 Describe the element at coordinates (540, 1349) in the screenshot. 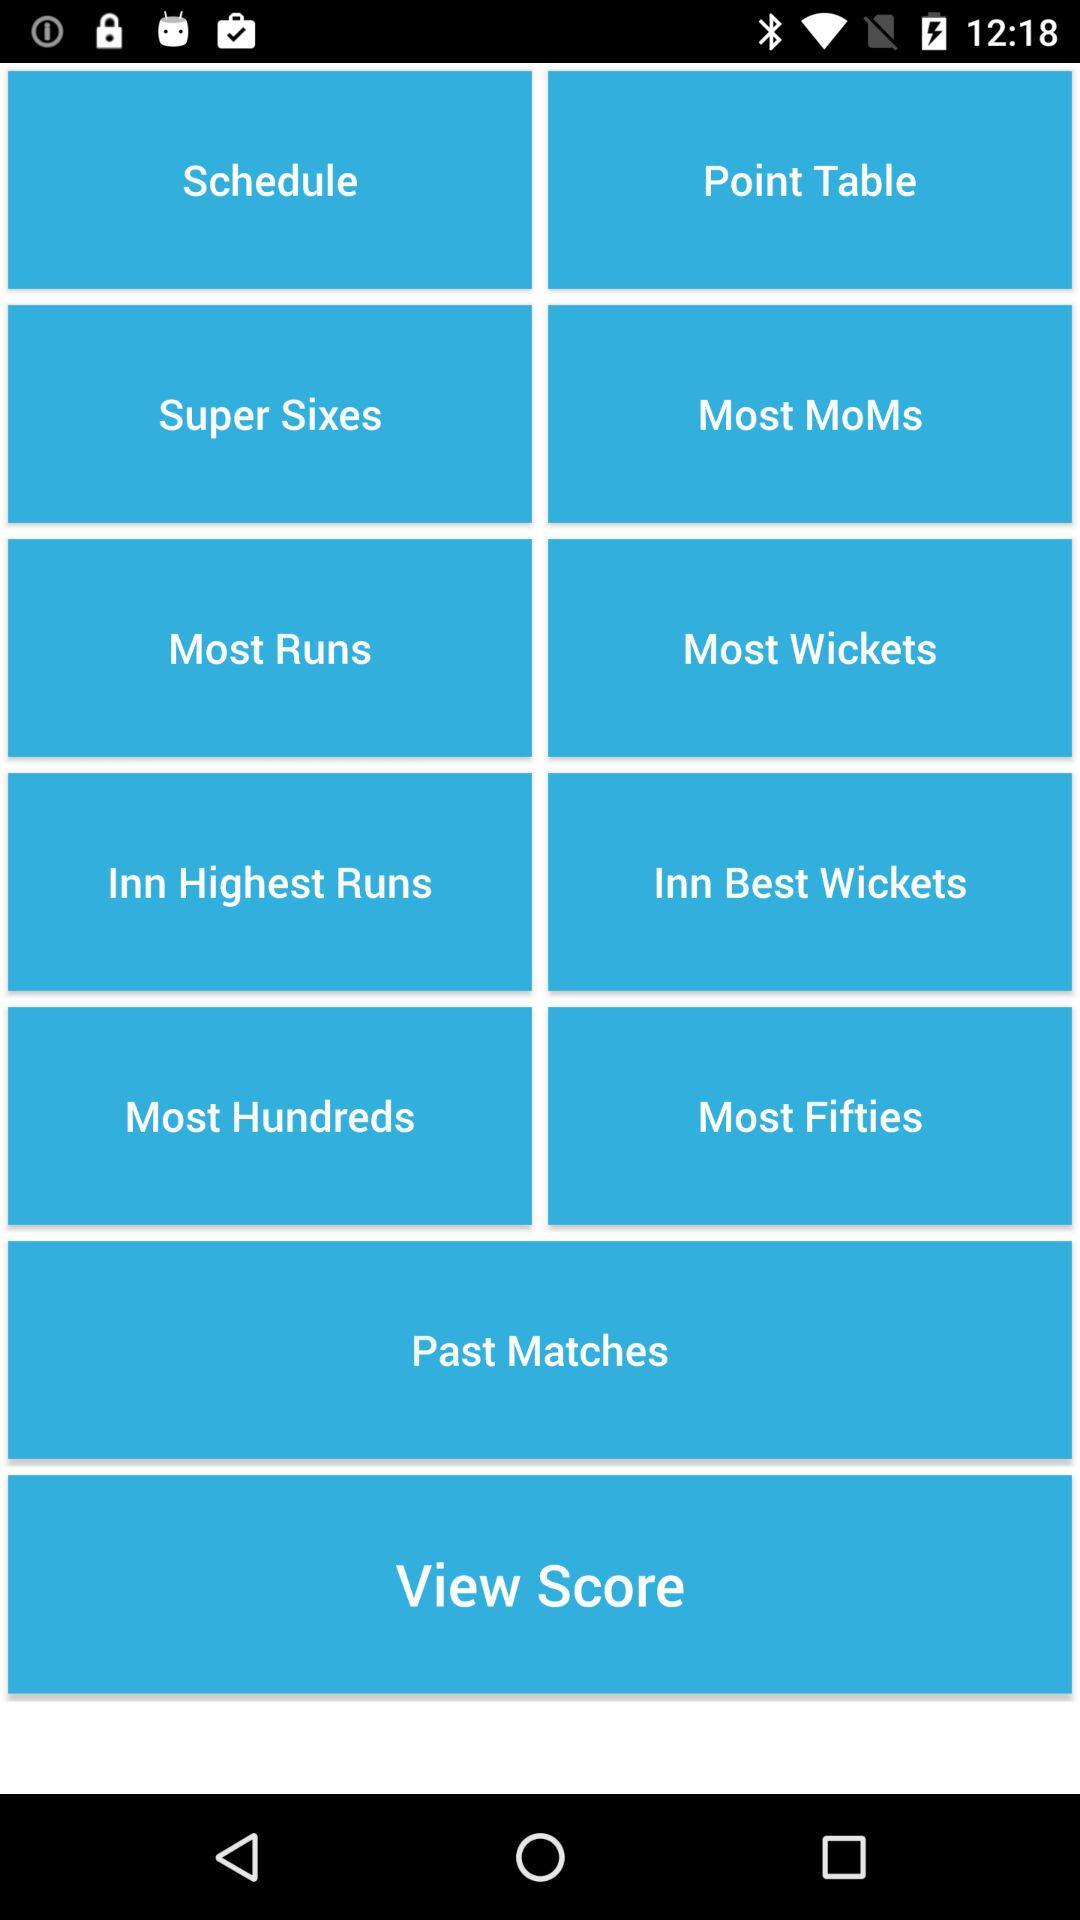

I see `the past matches icon` at that location.